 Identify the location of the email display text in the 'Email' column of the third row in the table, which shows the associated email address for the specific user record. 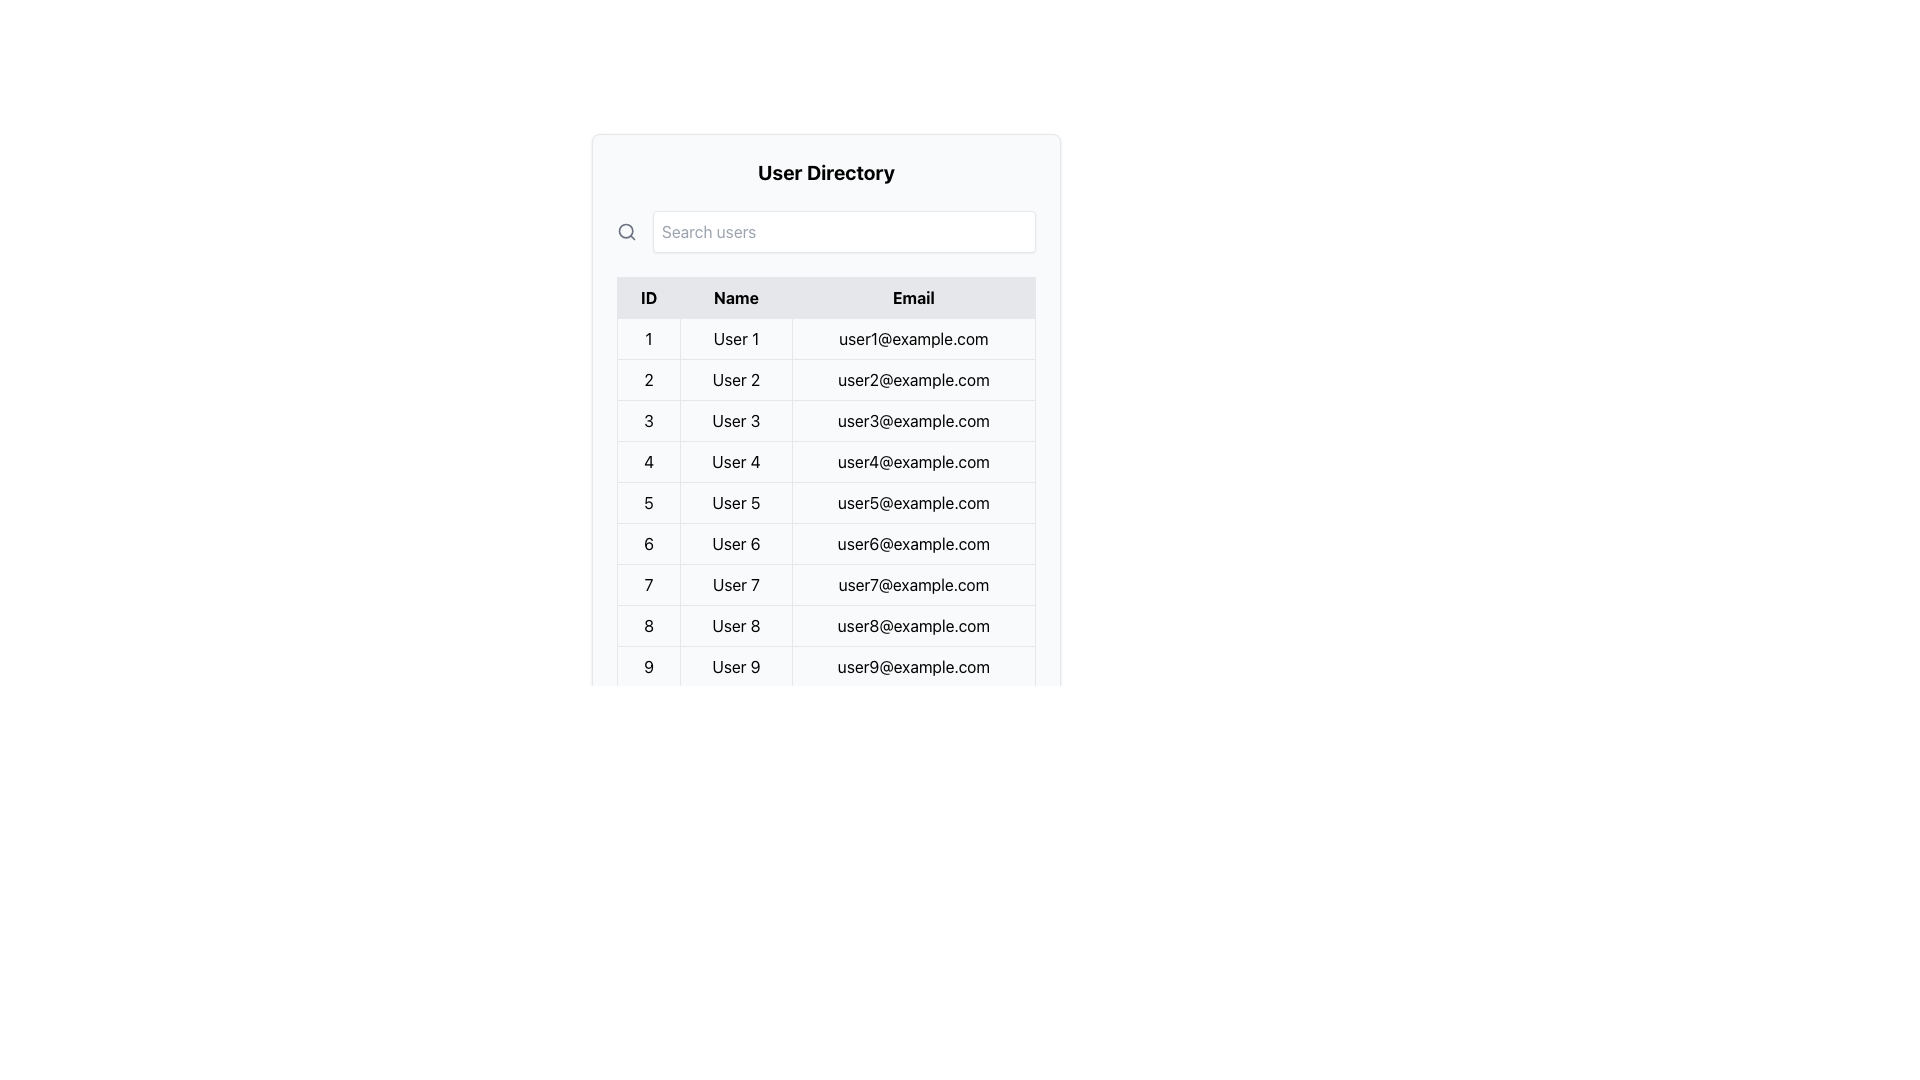
(912, 419).